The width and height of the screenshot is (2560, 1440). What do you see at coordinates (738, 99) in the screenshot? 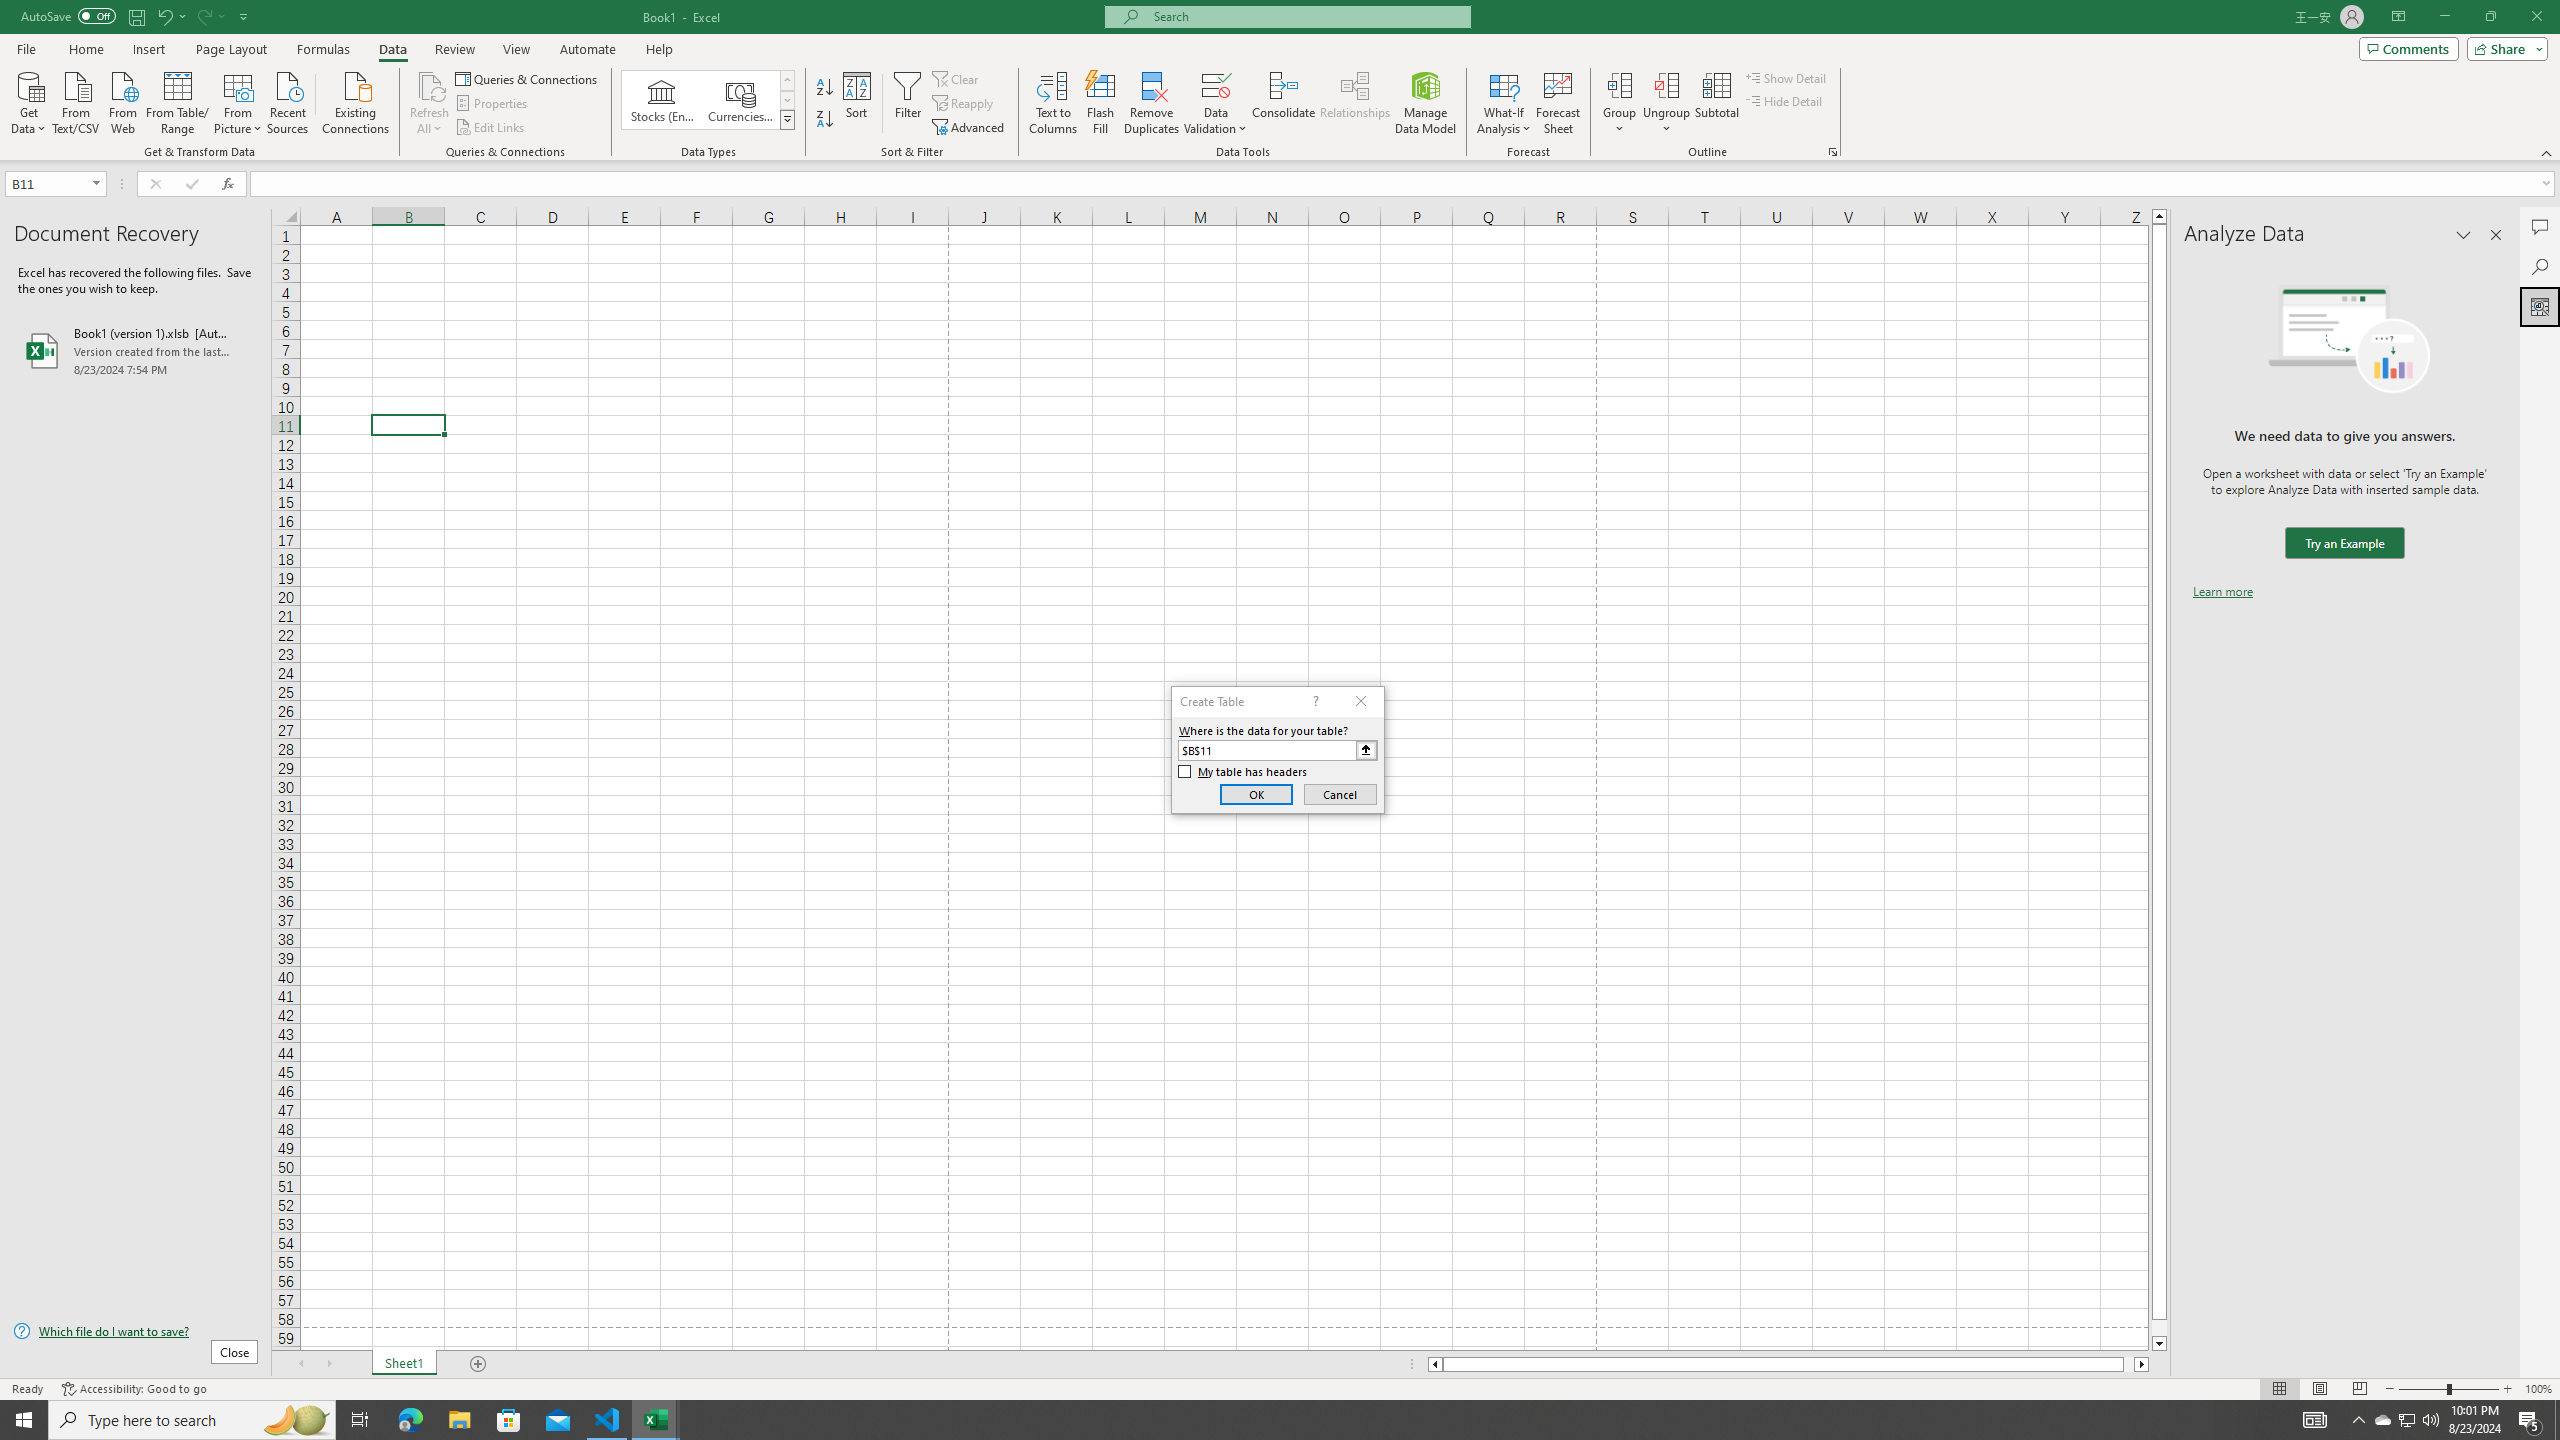
I see `'Currencies (English)'` at bounding box center [738, 99].